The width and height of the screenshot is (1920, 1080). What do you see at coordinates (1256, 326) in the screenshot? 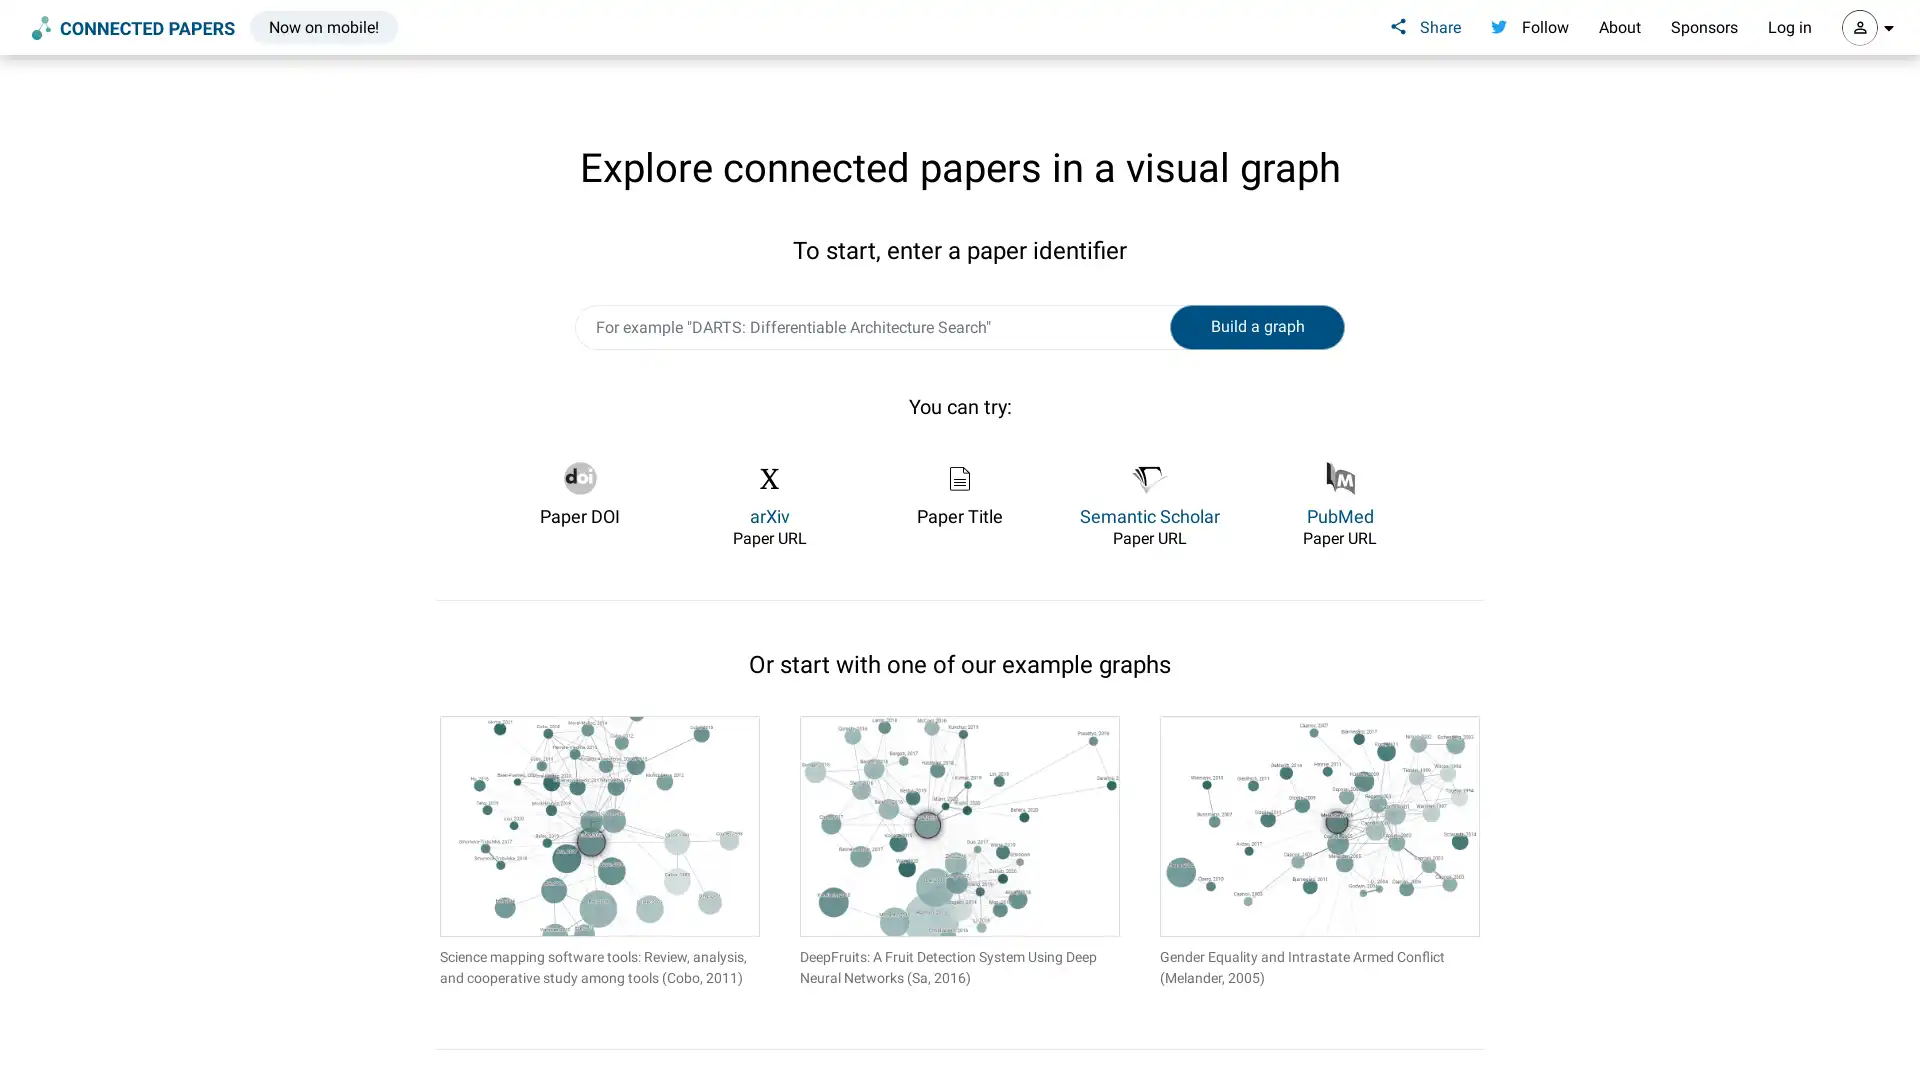
I see `Build a graph` at bounding box center [1256, 326].